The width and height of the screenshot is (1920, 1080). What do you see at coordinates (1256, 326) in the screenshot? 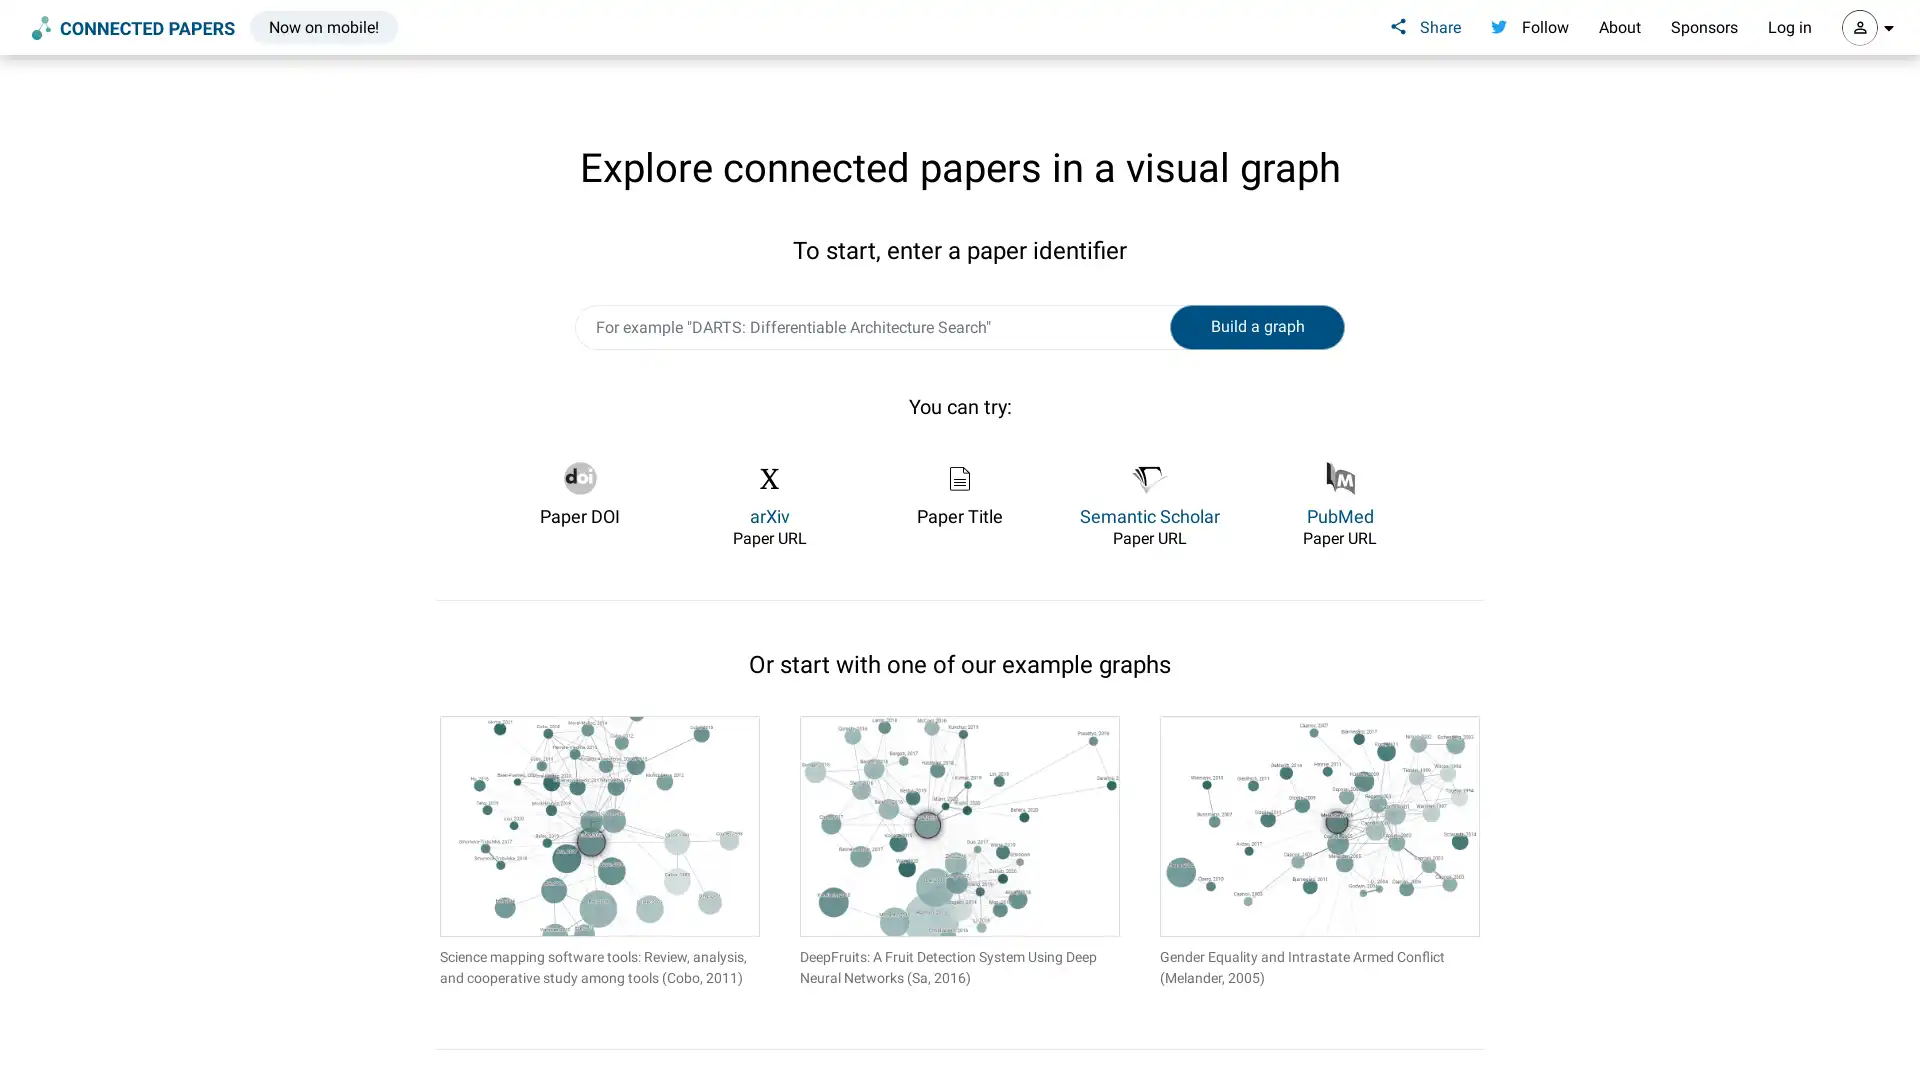
I see `Build a graph` at bounding box center [1256, 326].